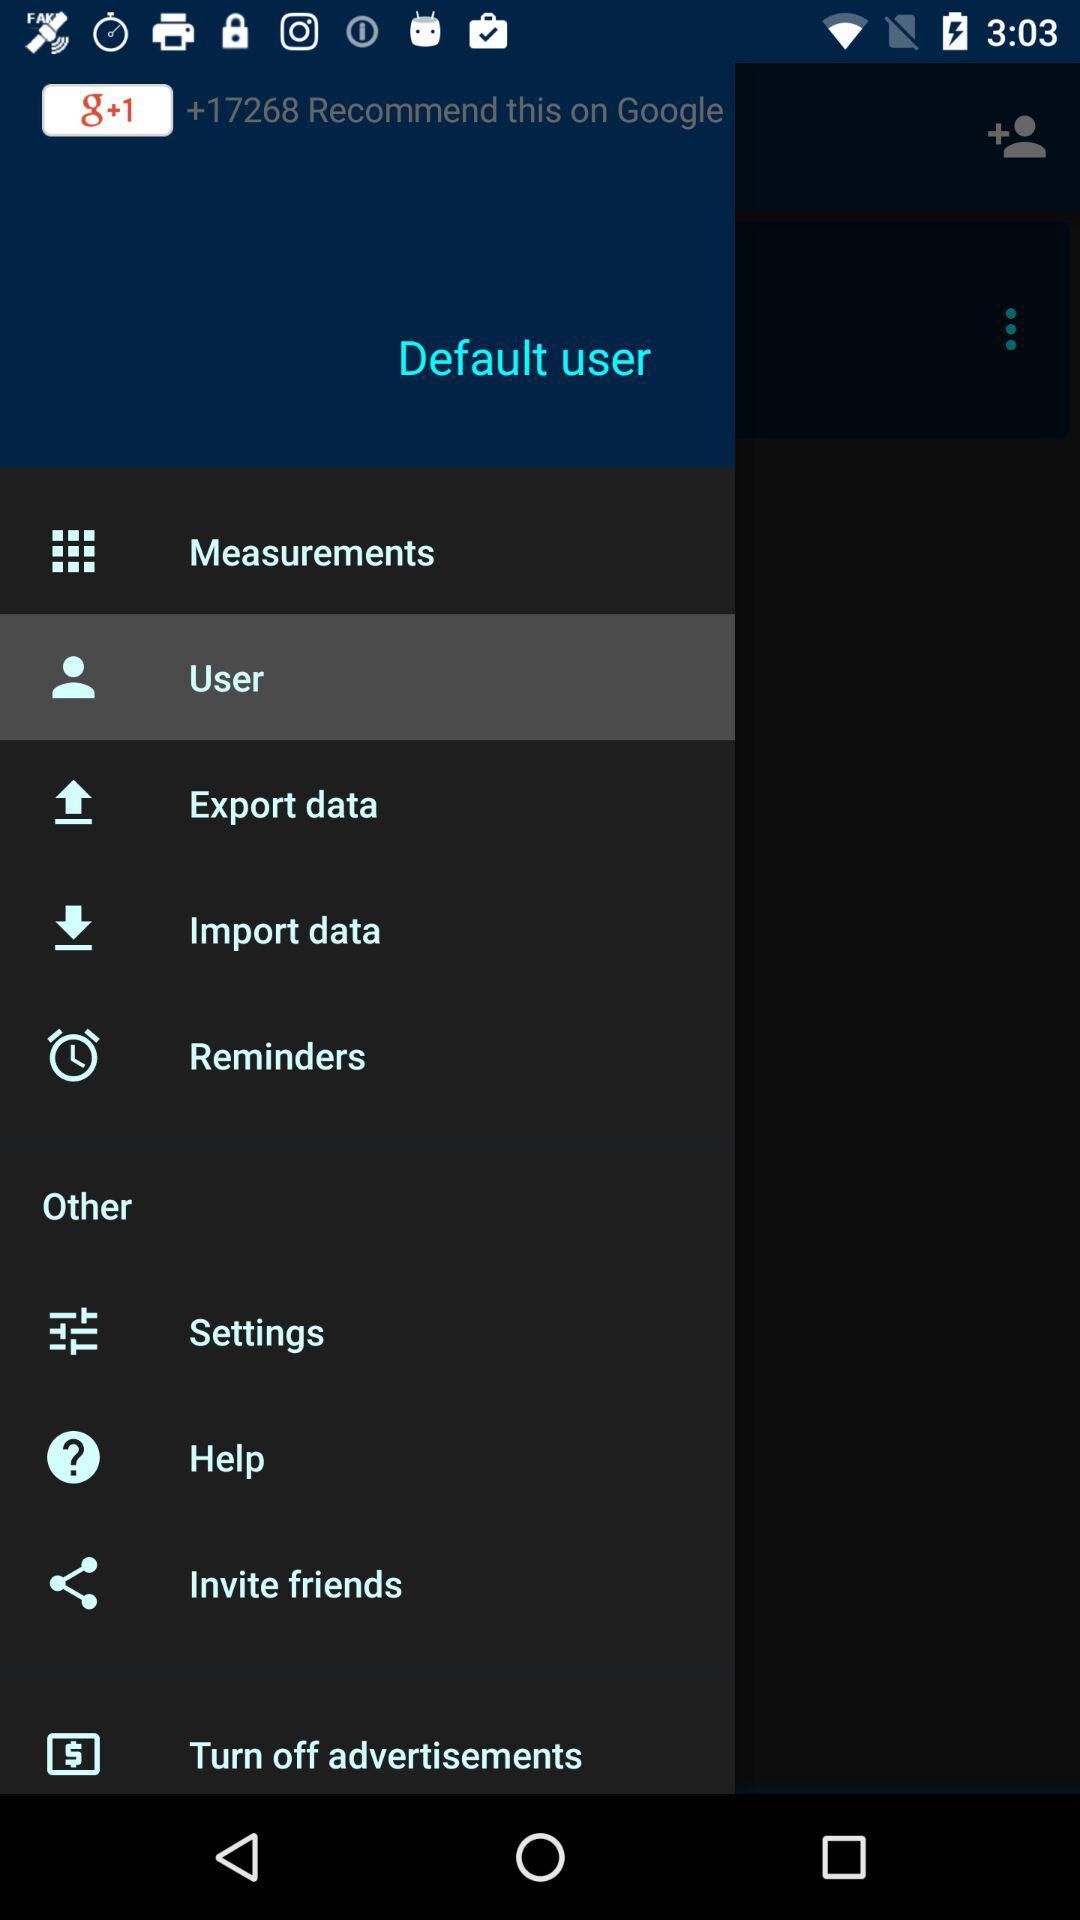  What do you see at coordinates (1017, 136) in the screenshot?
I see `the icon add contacts` at bounding box center [1017, 136].